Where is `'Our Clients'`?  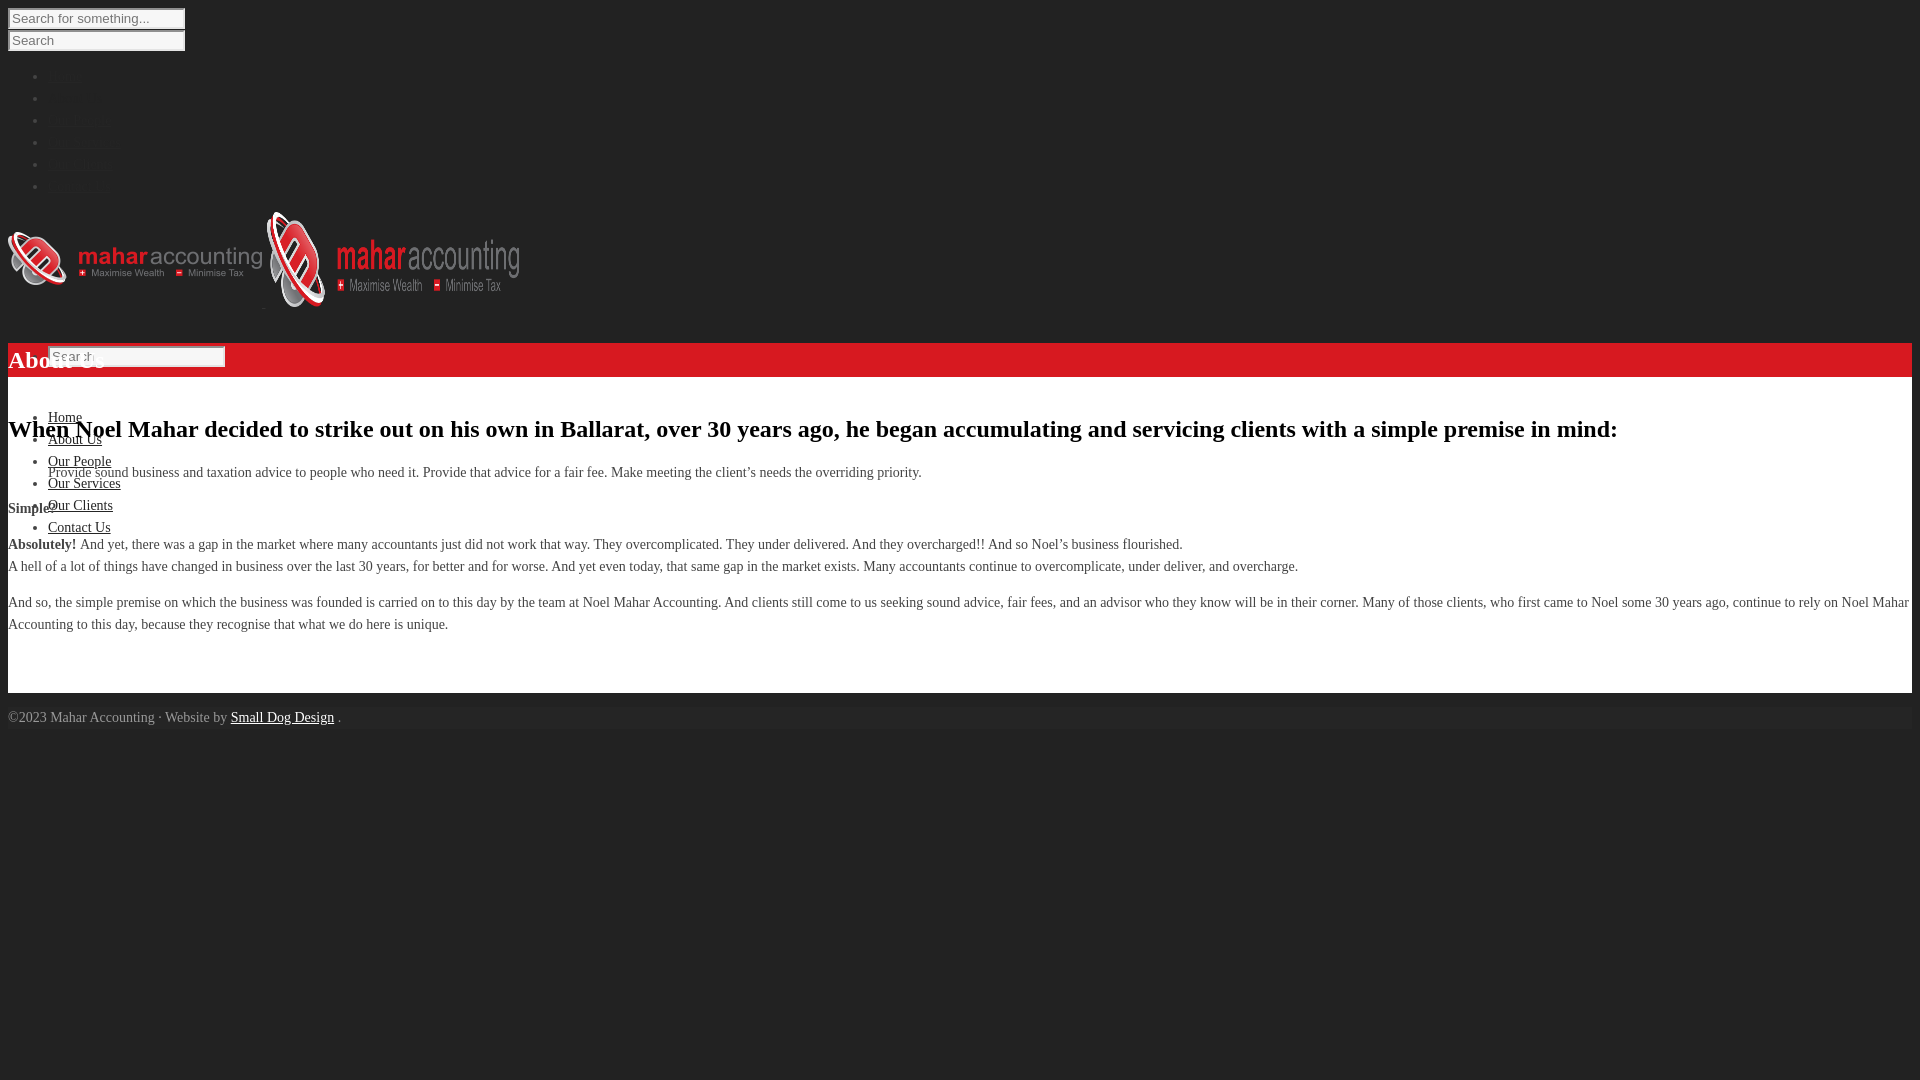 'Our Clients' is located at coordinates (80, 504).